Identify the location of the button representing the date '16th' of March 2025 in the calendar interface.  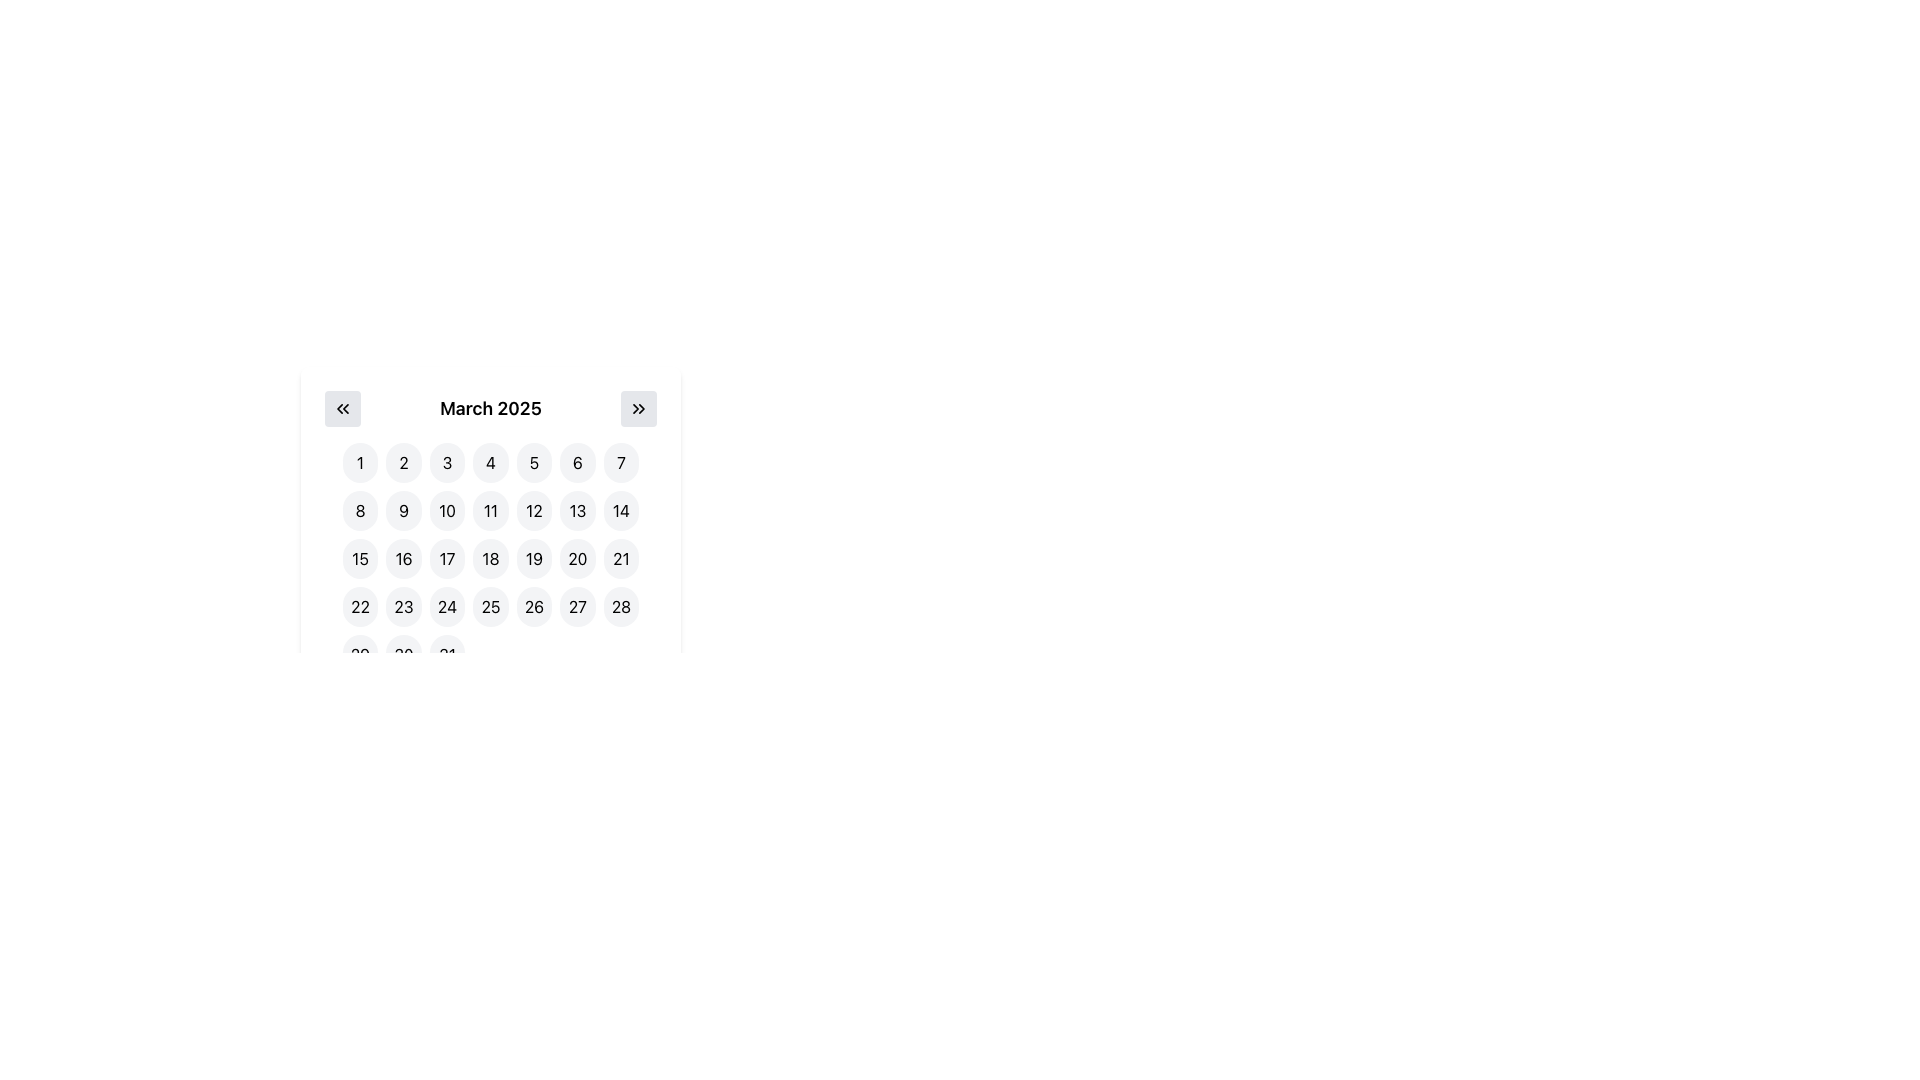
(402, 559).